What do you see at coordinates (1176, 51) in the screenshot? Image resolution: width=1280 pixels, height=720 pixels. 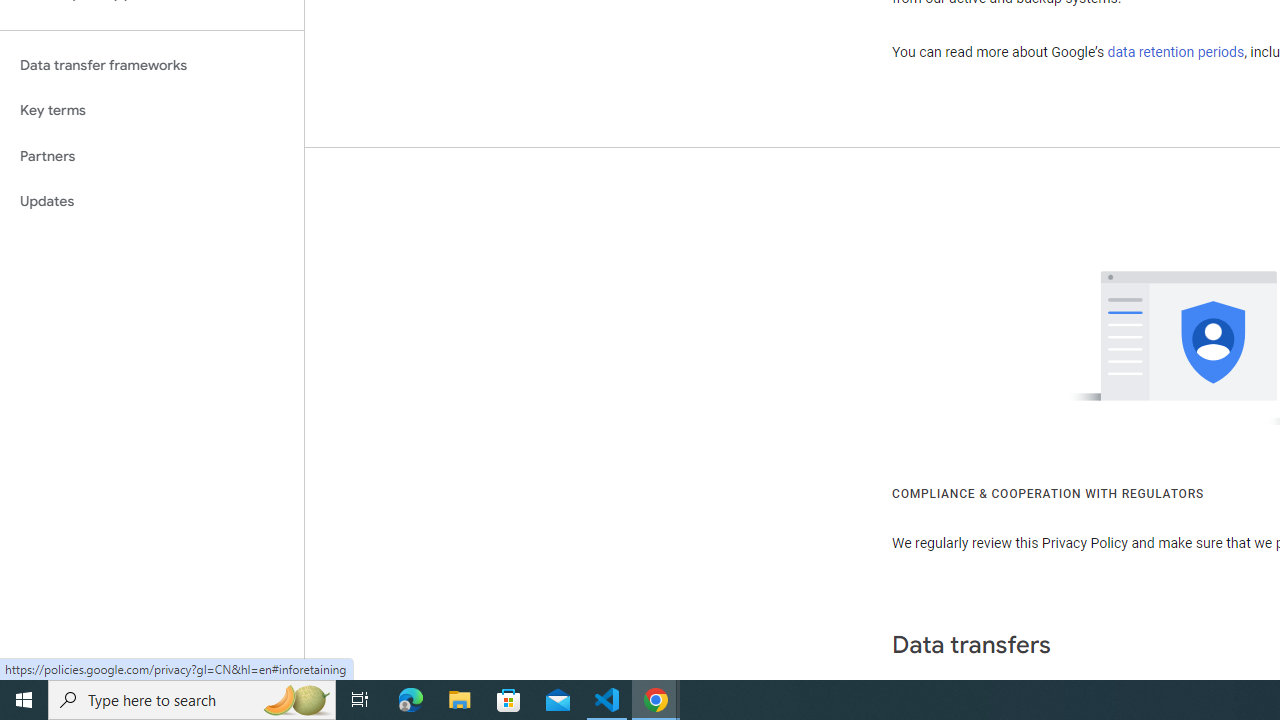 I see `'data retention periods'` at bounding box center [1176, 51].